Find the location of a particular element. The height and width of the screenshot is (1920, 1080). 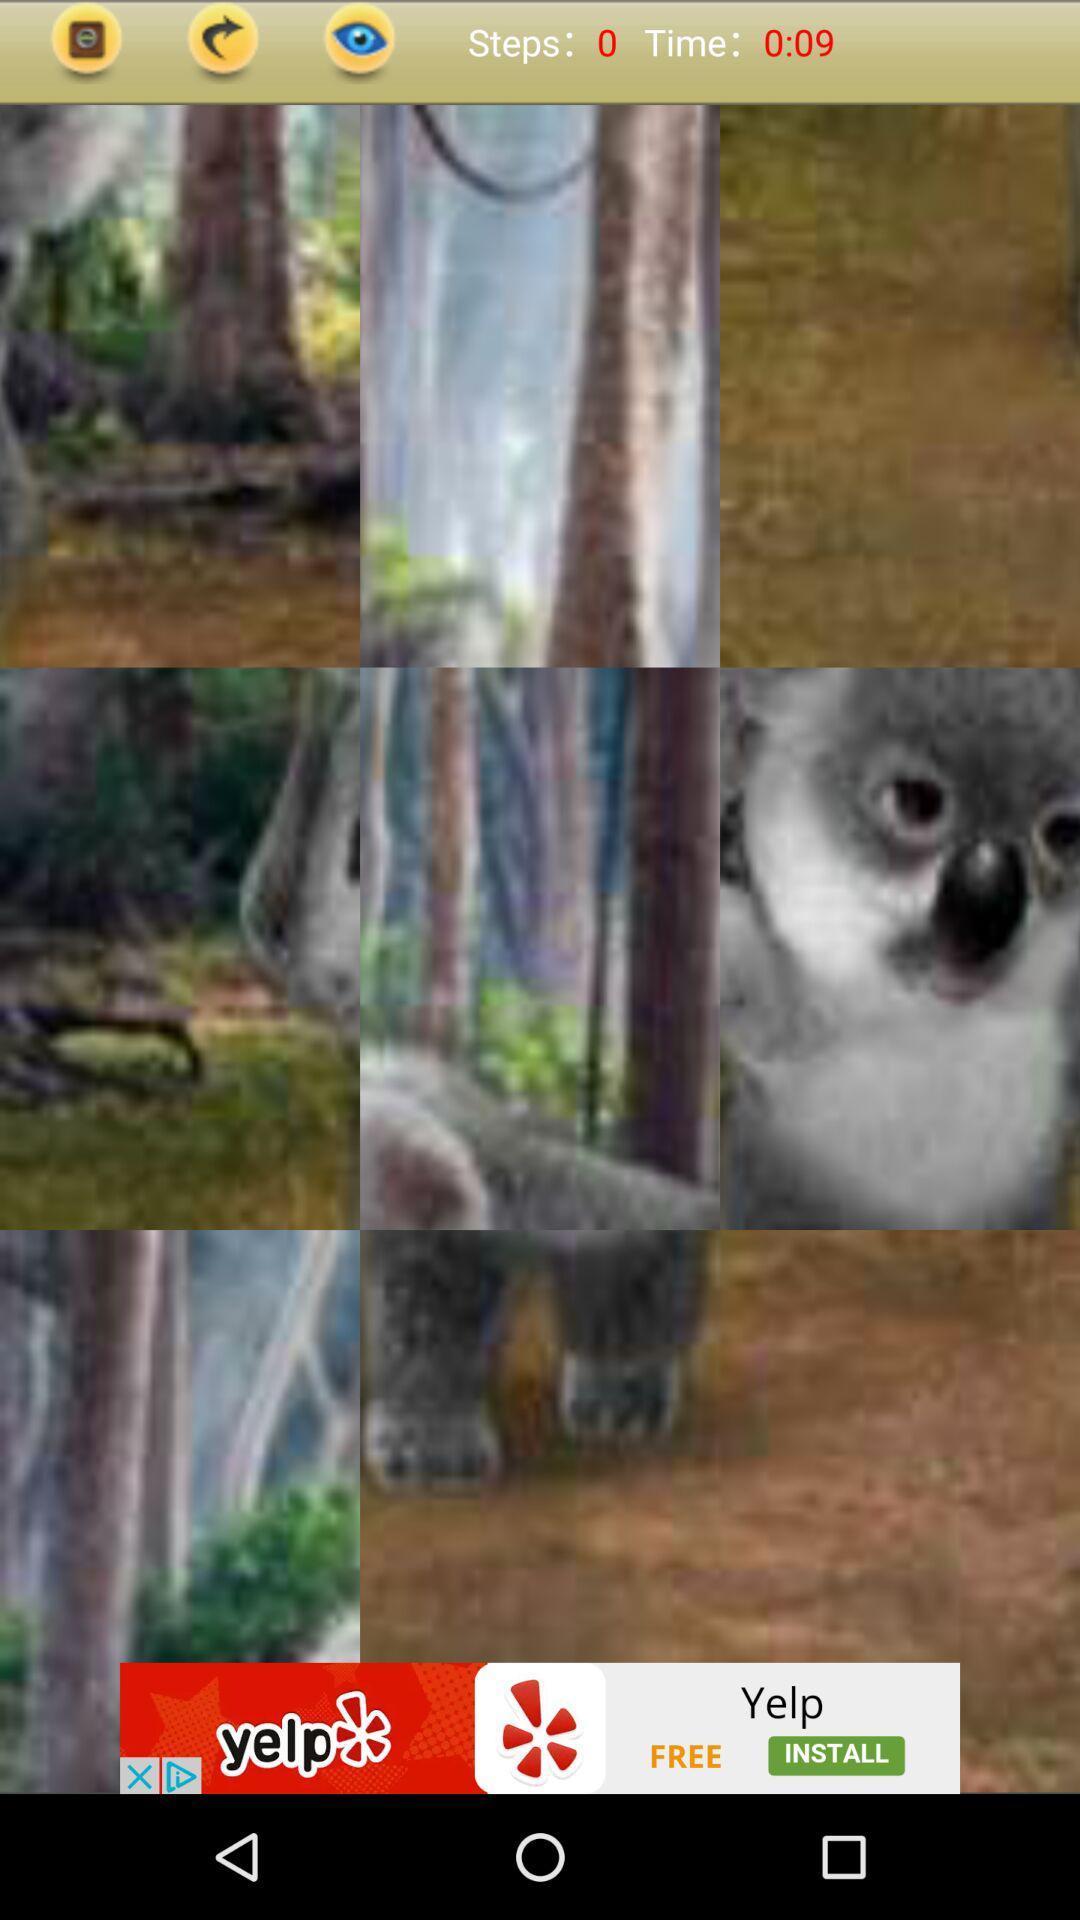

the photo icon is located at coordinates (86, 42).